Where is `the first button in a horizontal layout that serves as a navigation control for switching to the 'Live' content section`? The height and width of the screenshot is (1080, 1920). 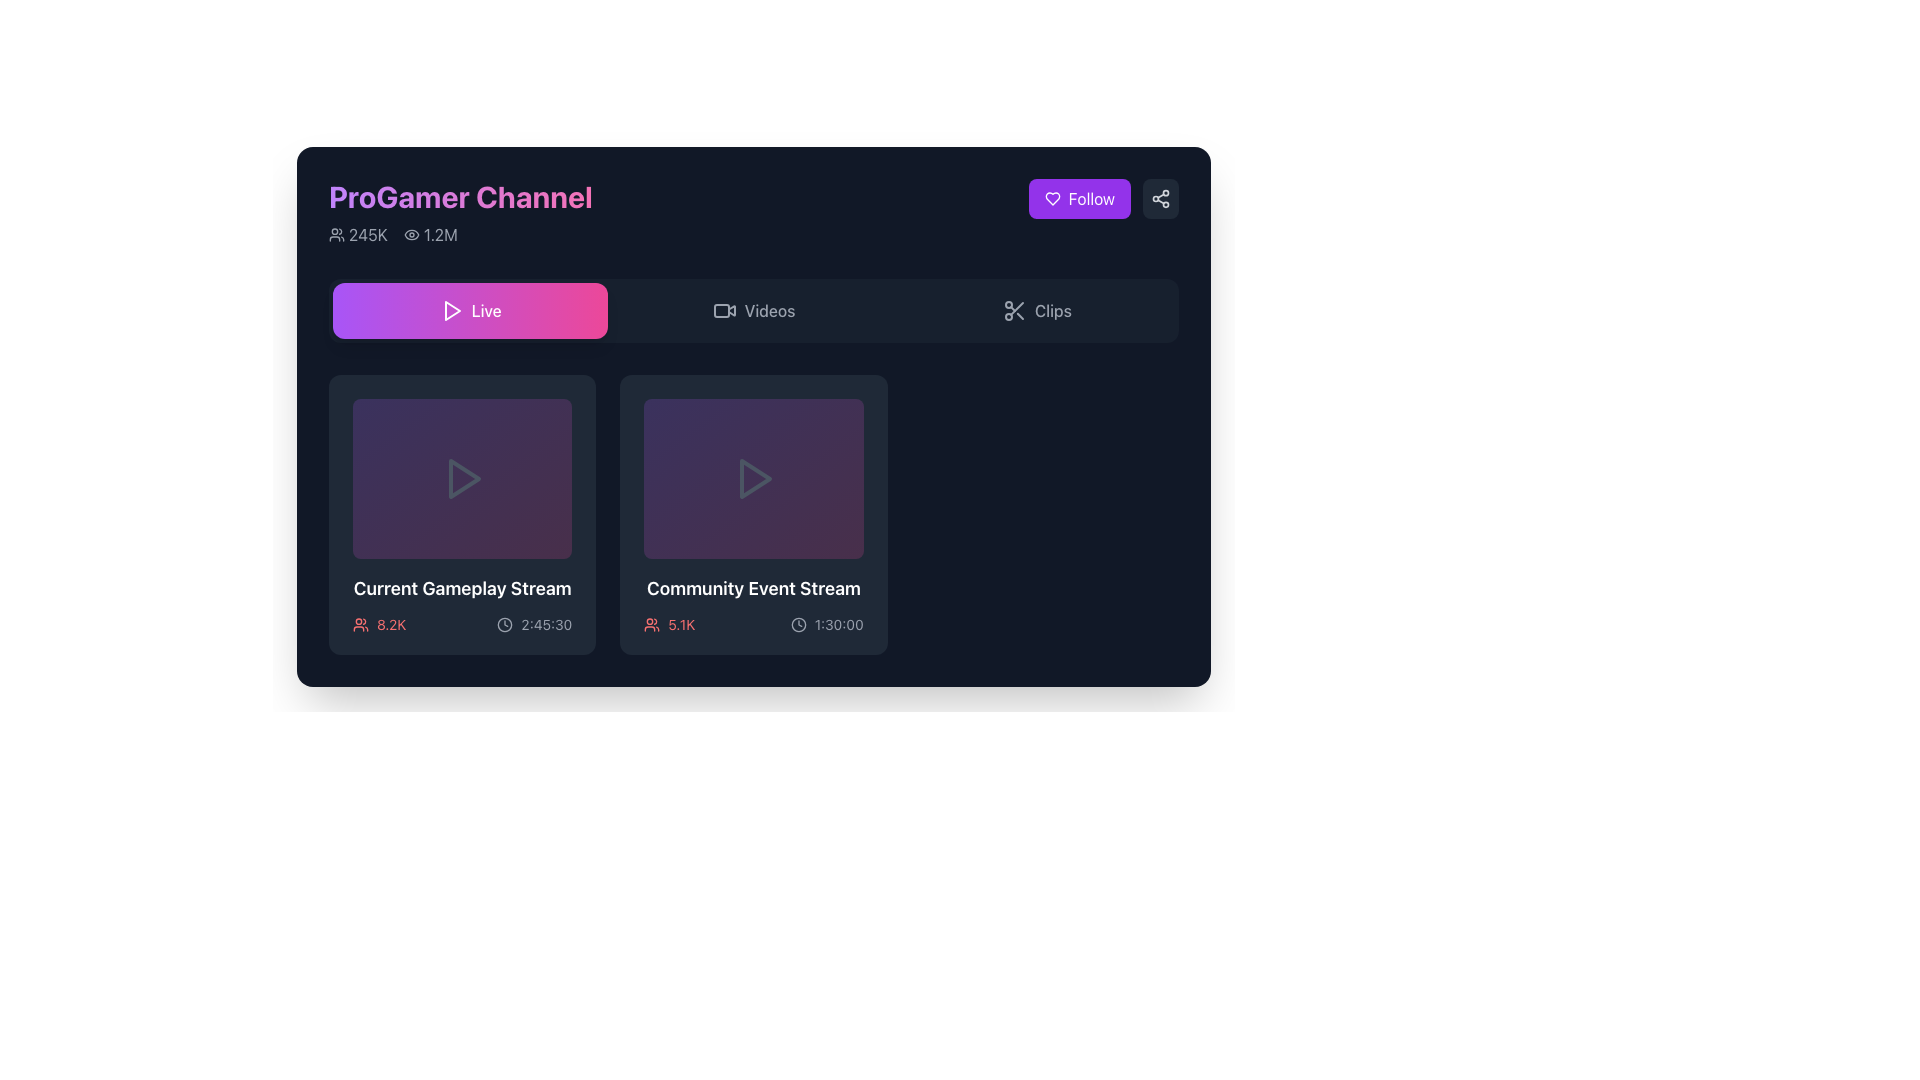 the first button in a horizontal layout that serves as a navigation control for switching to the 'Live' content section is located at coordinates (469, 311).